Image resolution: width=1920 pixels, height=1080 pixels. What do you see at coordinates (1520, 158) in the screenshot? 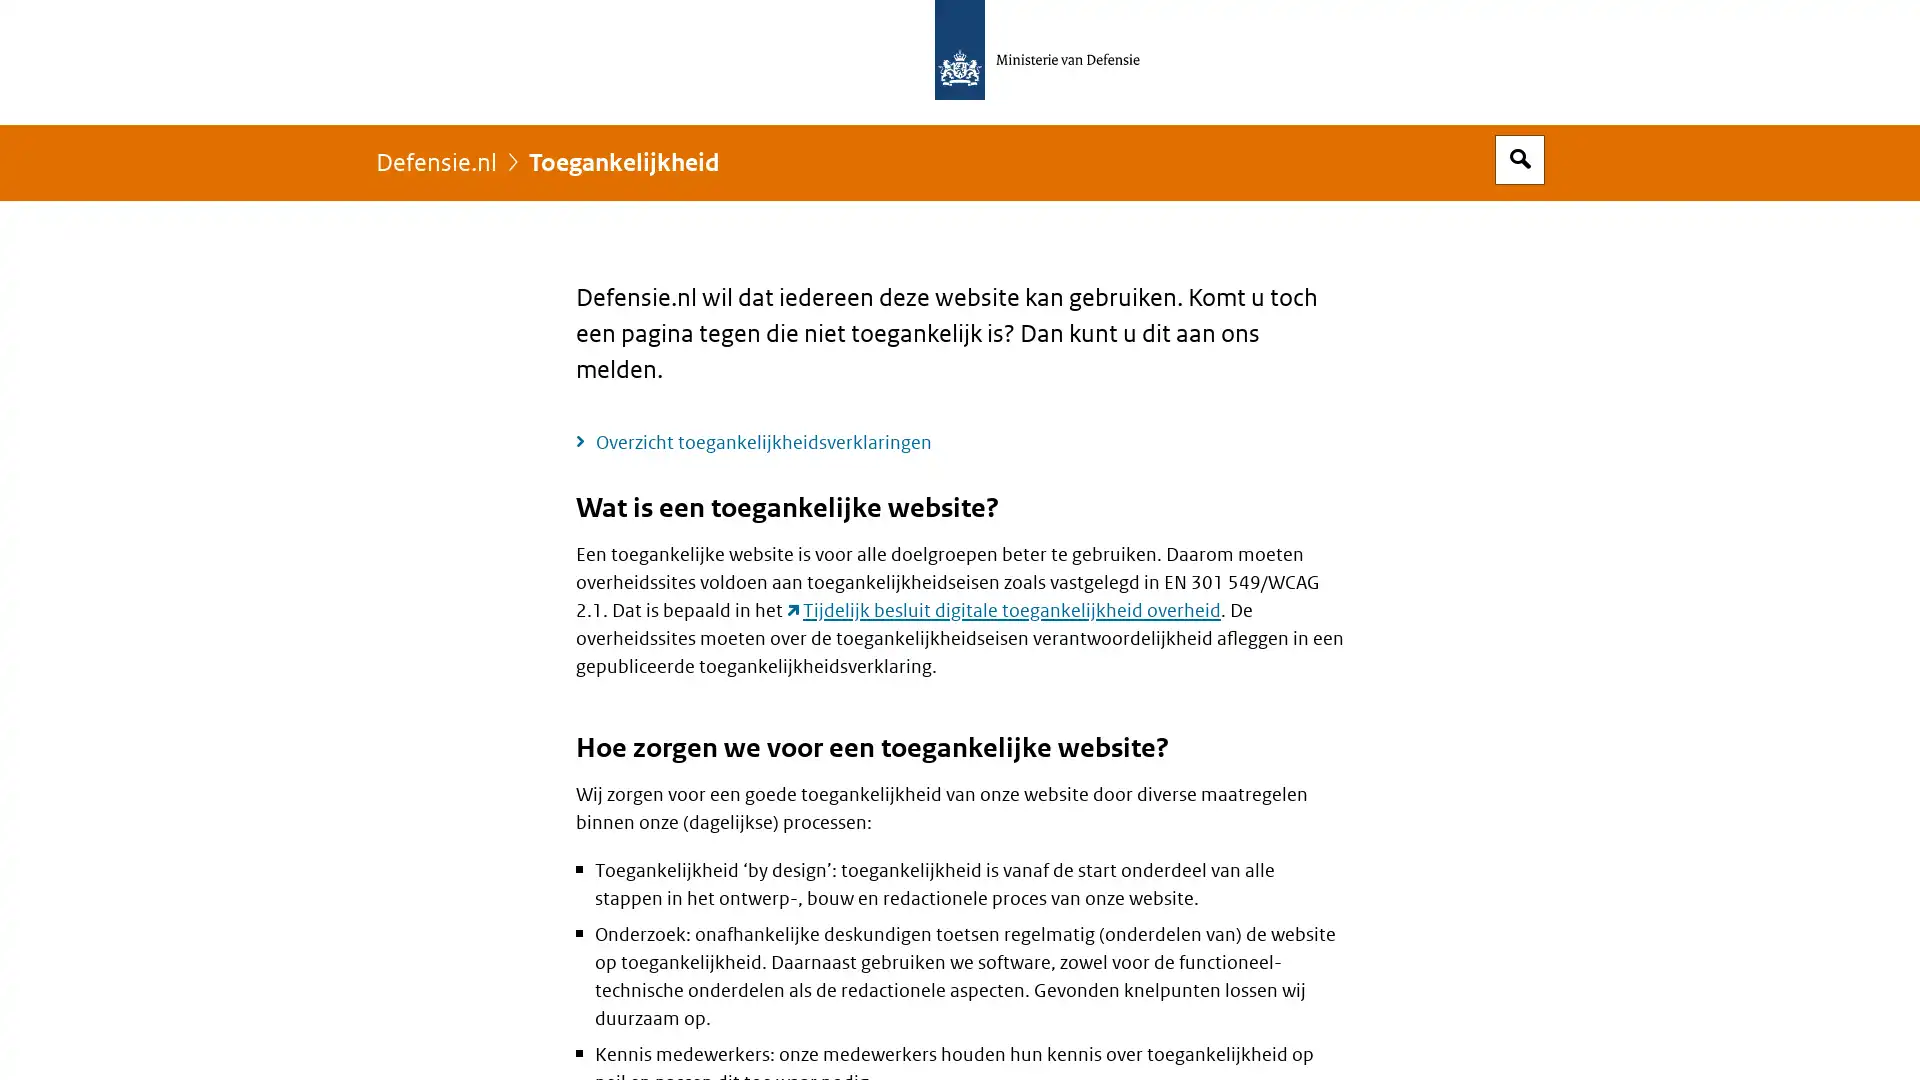
I see `Open zoekveld` at bounding box center [1520, 158].